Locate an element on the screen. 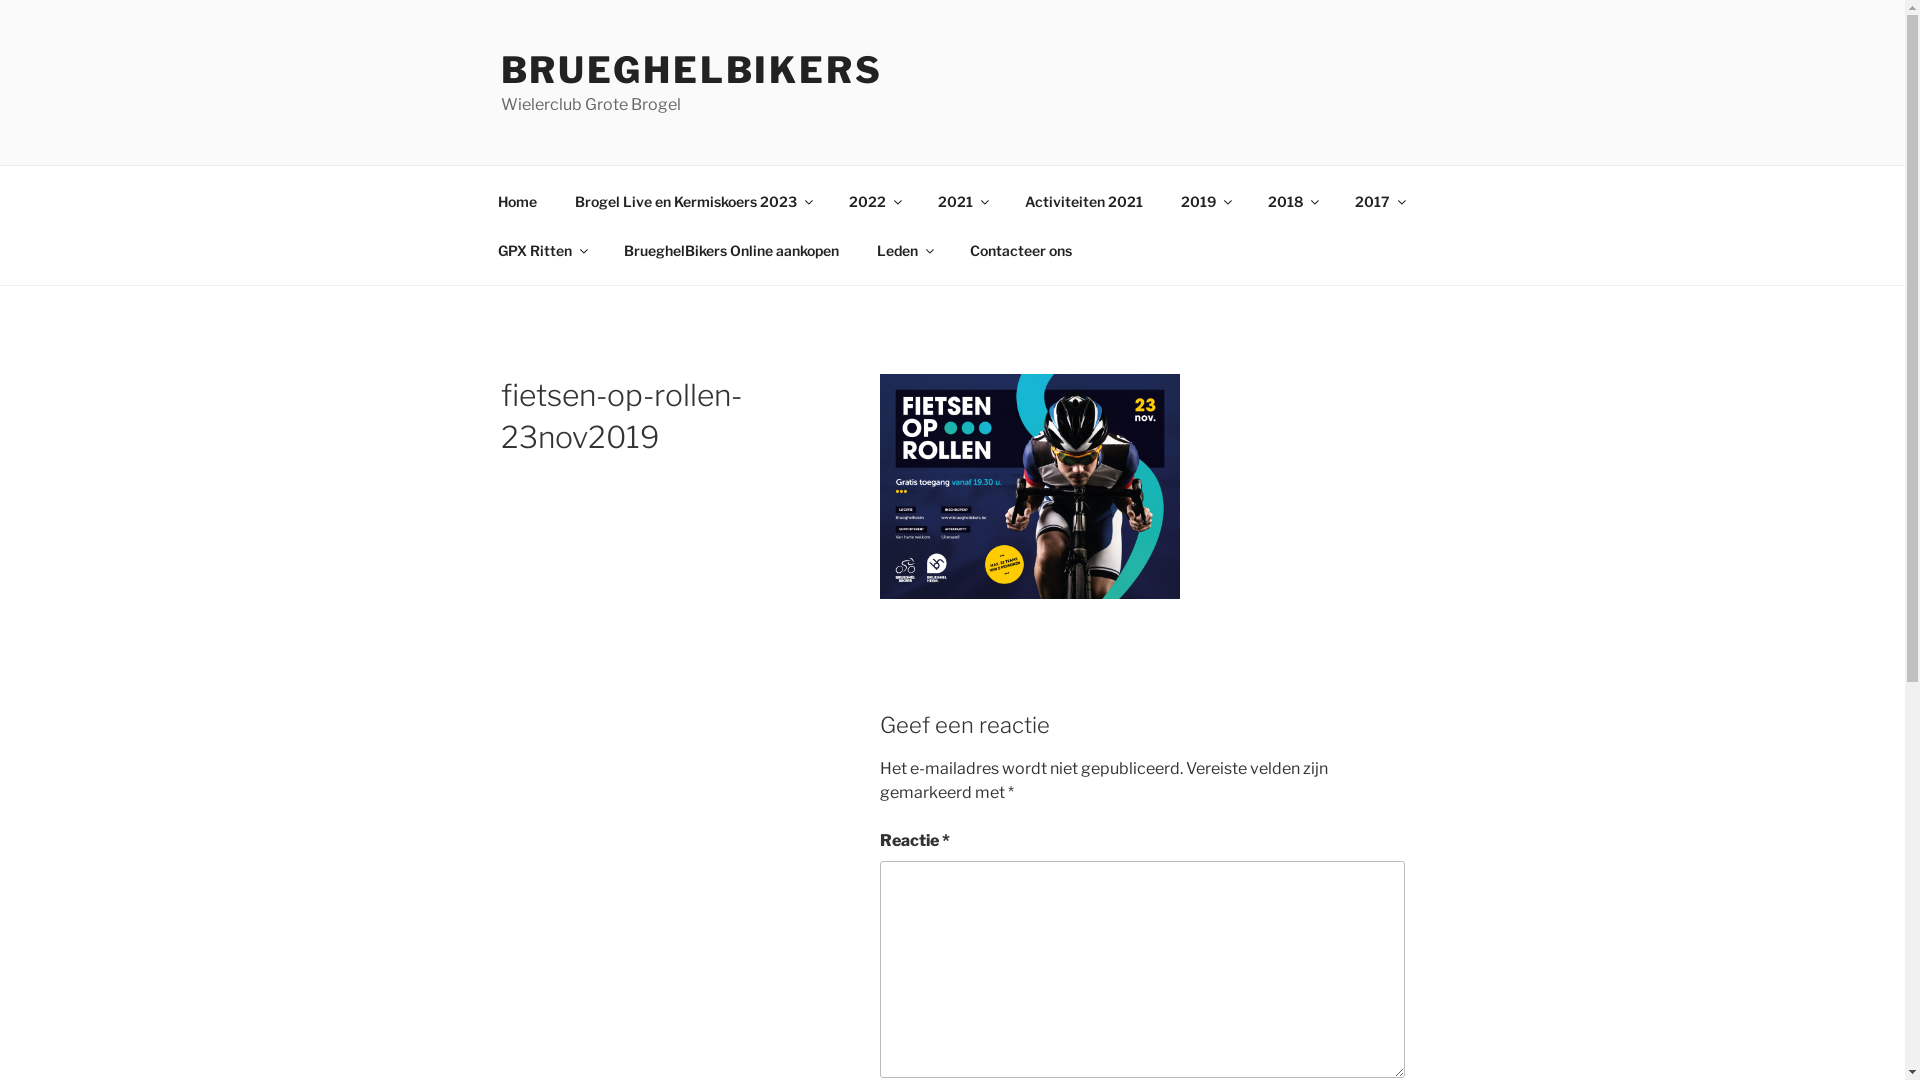 This screenshot has width=1920, height=1080. 'Leden' is located at coordinates (859, 249).